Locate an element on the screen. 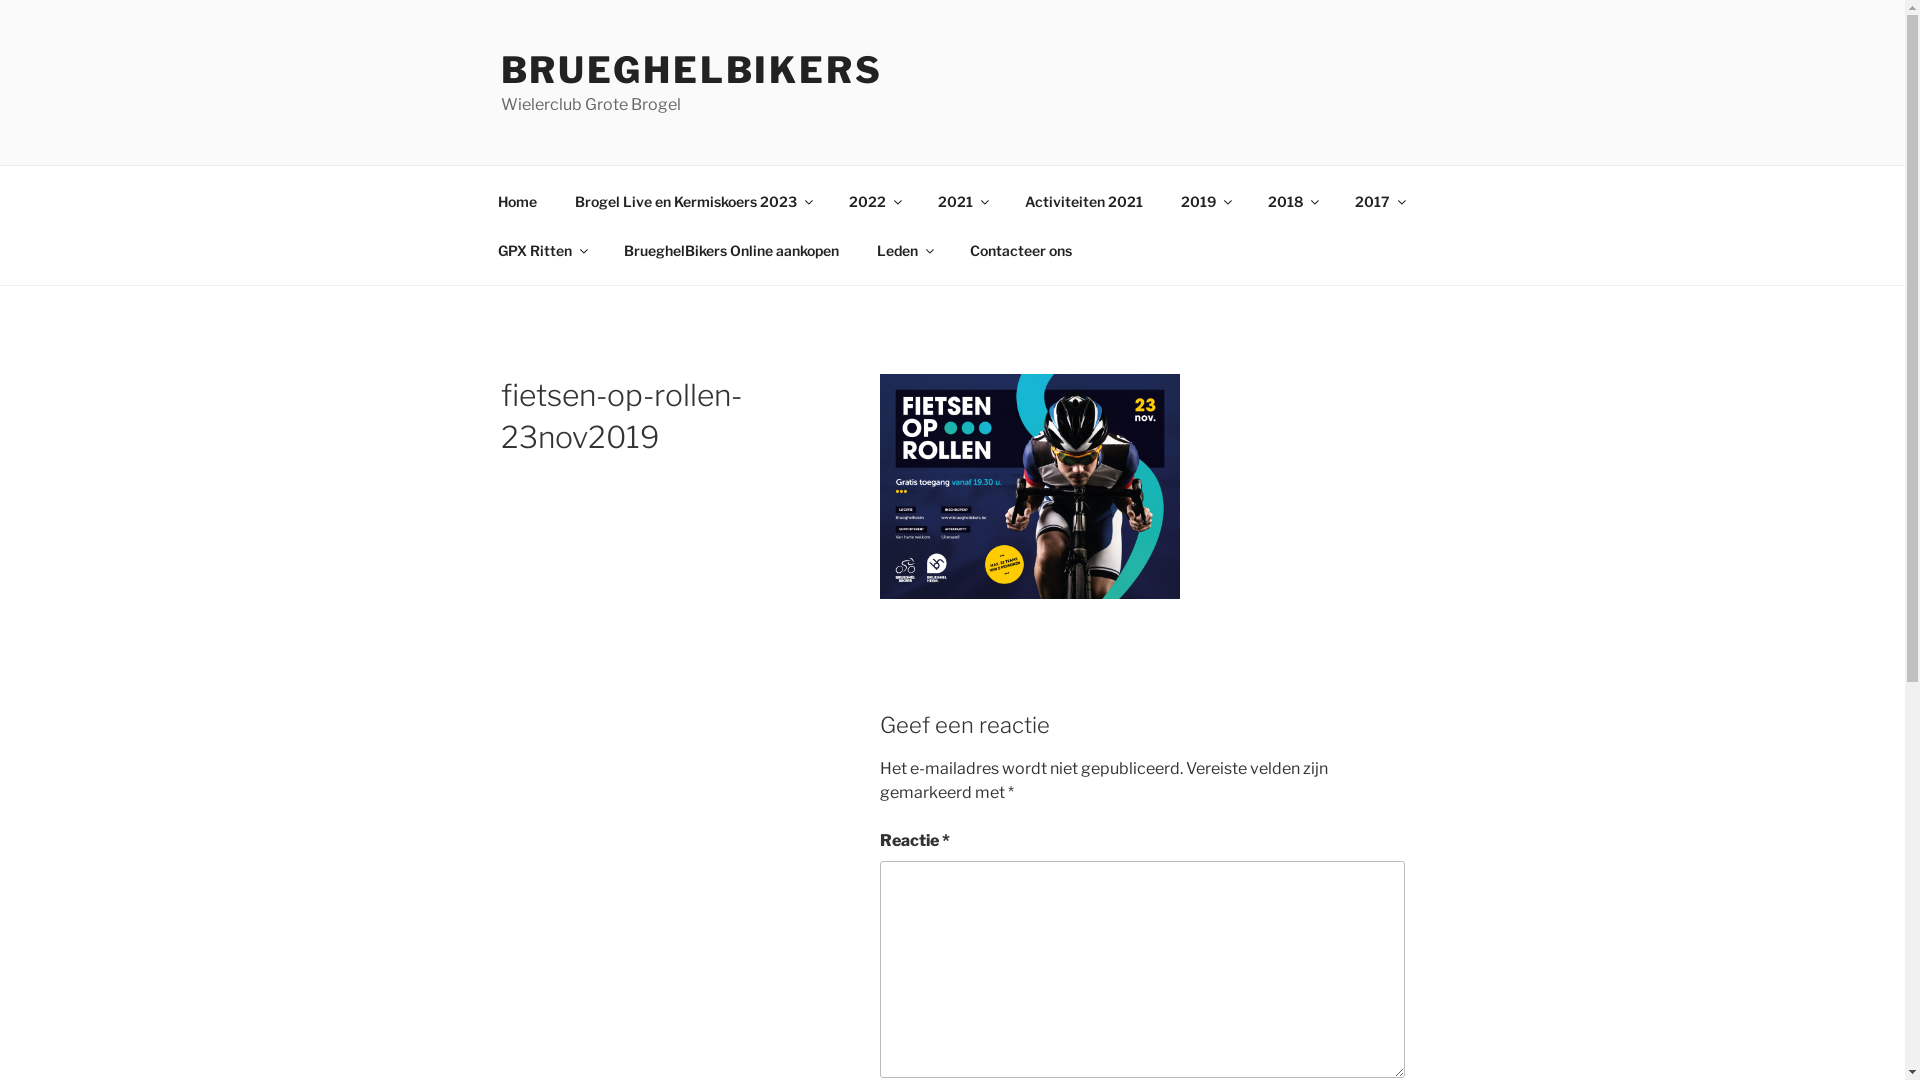 This screenshot has width=1920, height=1080. 'Leden' is located at coordinates (859, 249).